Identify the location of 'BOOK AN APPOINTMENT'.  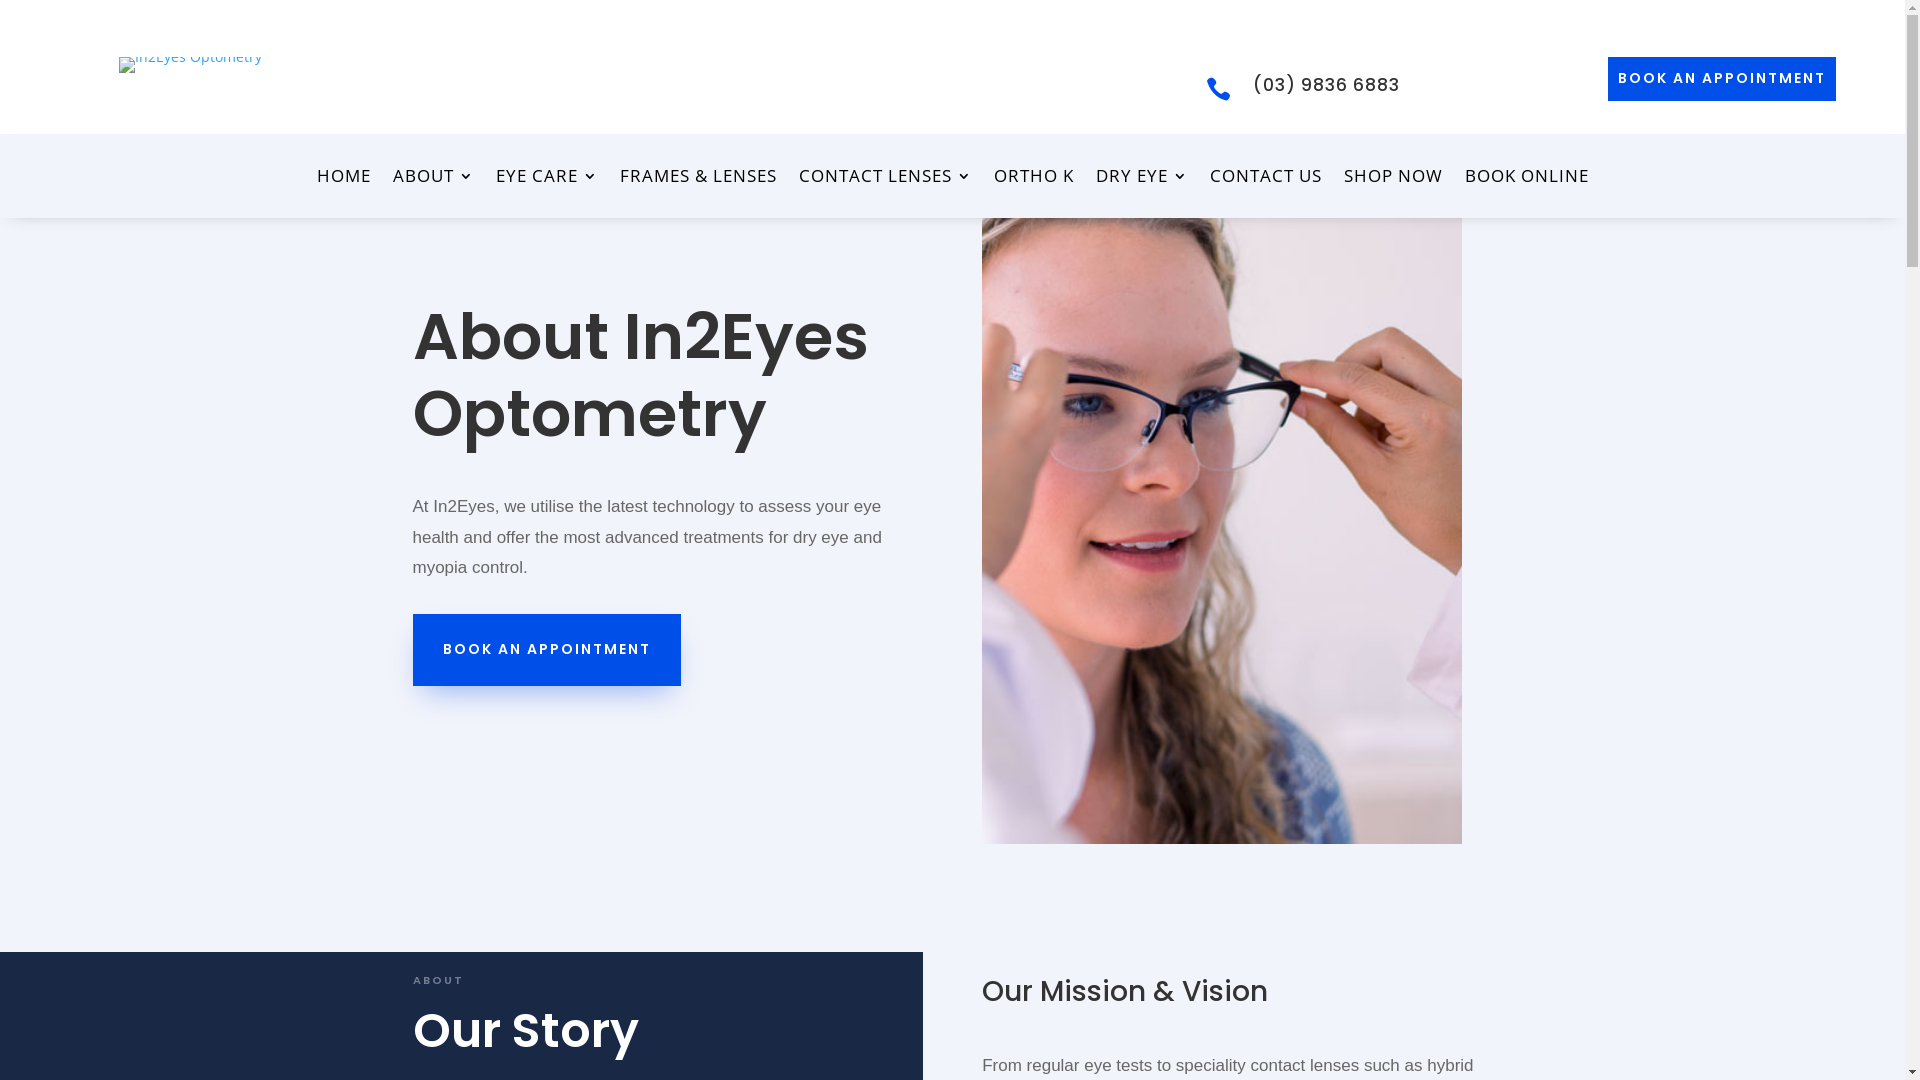
(1721, 77).